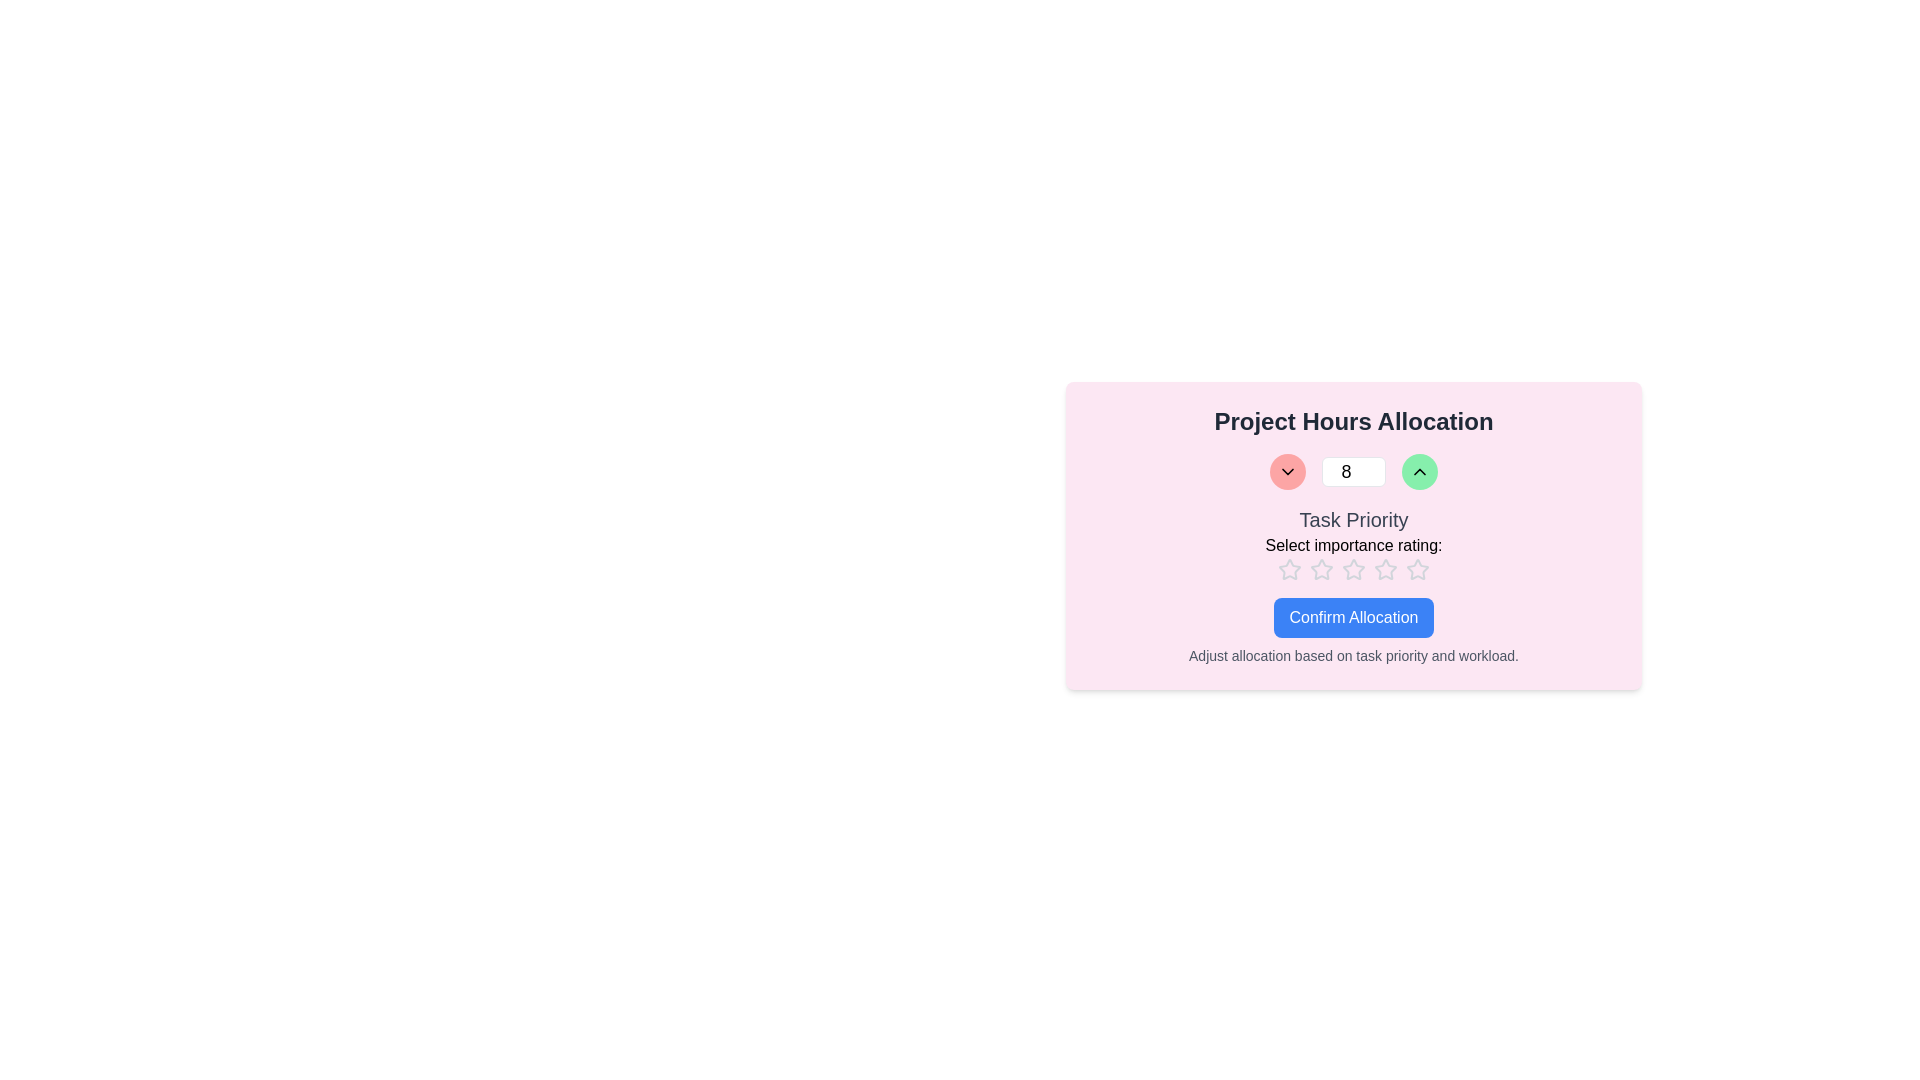  I want to click on the seventh star icon in the horizontal group of seven within the 'Select importance rating:' section, so click(1416, 570).